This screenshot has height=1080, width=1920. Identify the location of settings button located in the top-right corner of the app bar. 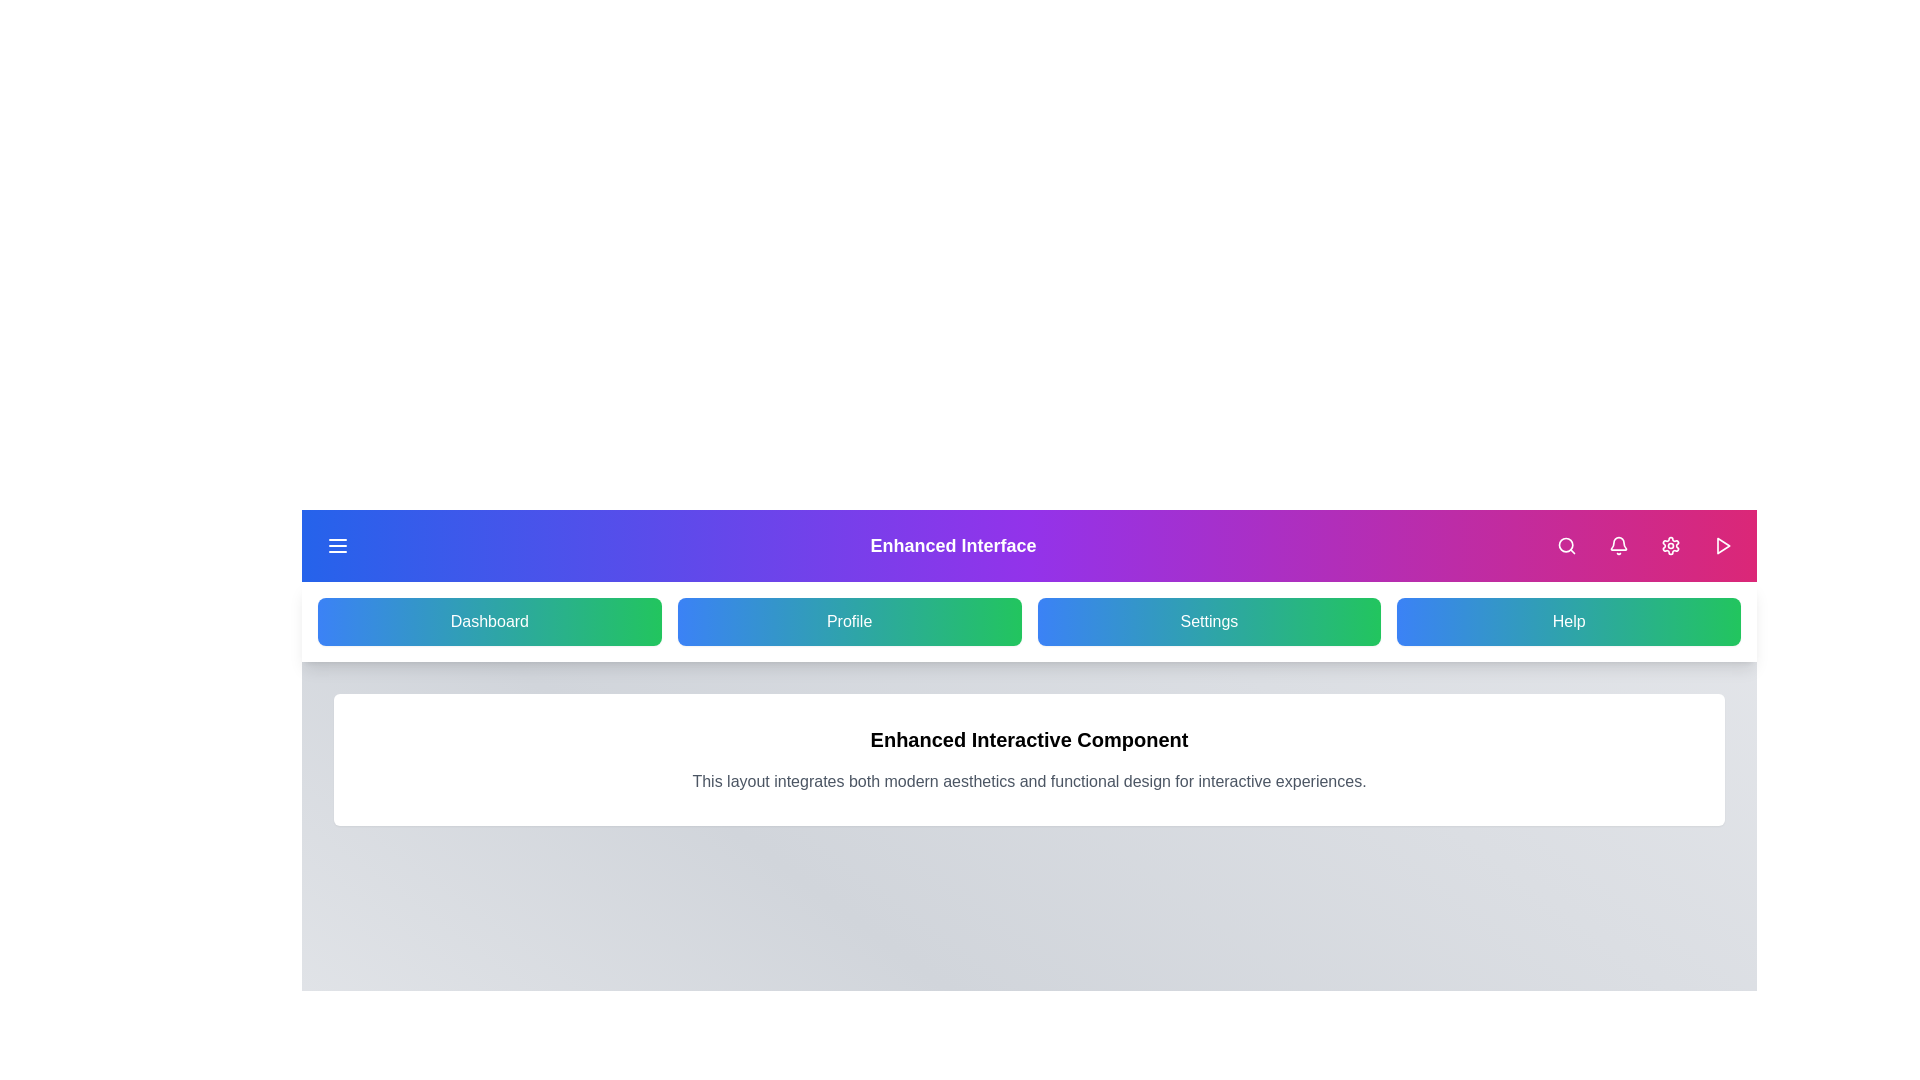
(1670, 546).